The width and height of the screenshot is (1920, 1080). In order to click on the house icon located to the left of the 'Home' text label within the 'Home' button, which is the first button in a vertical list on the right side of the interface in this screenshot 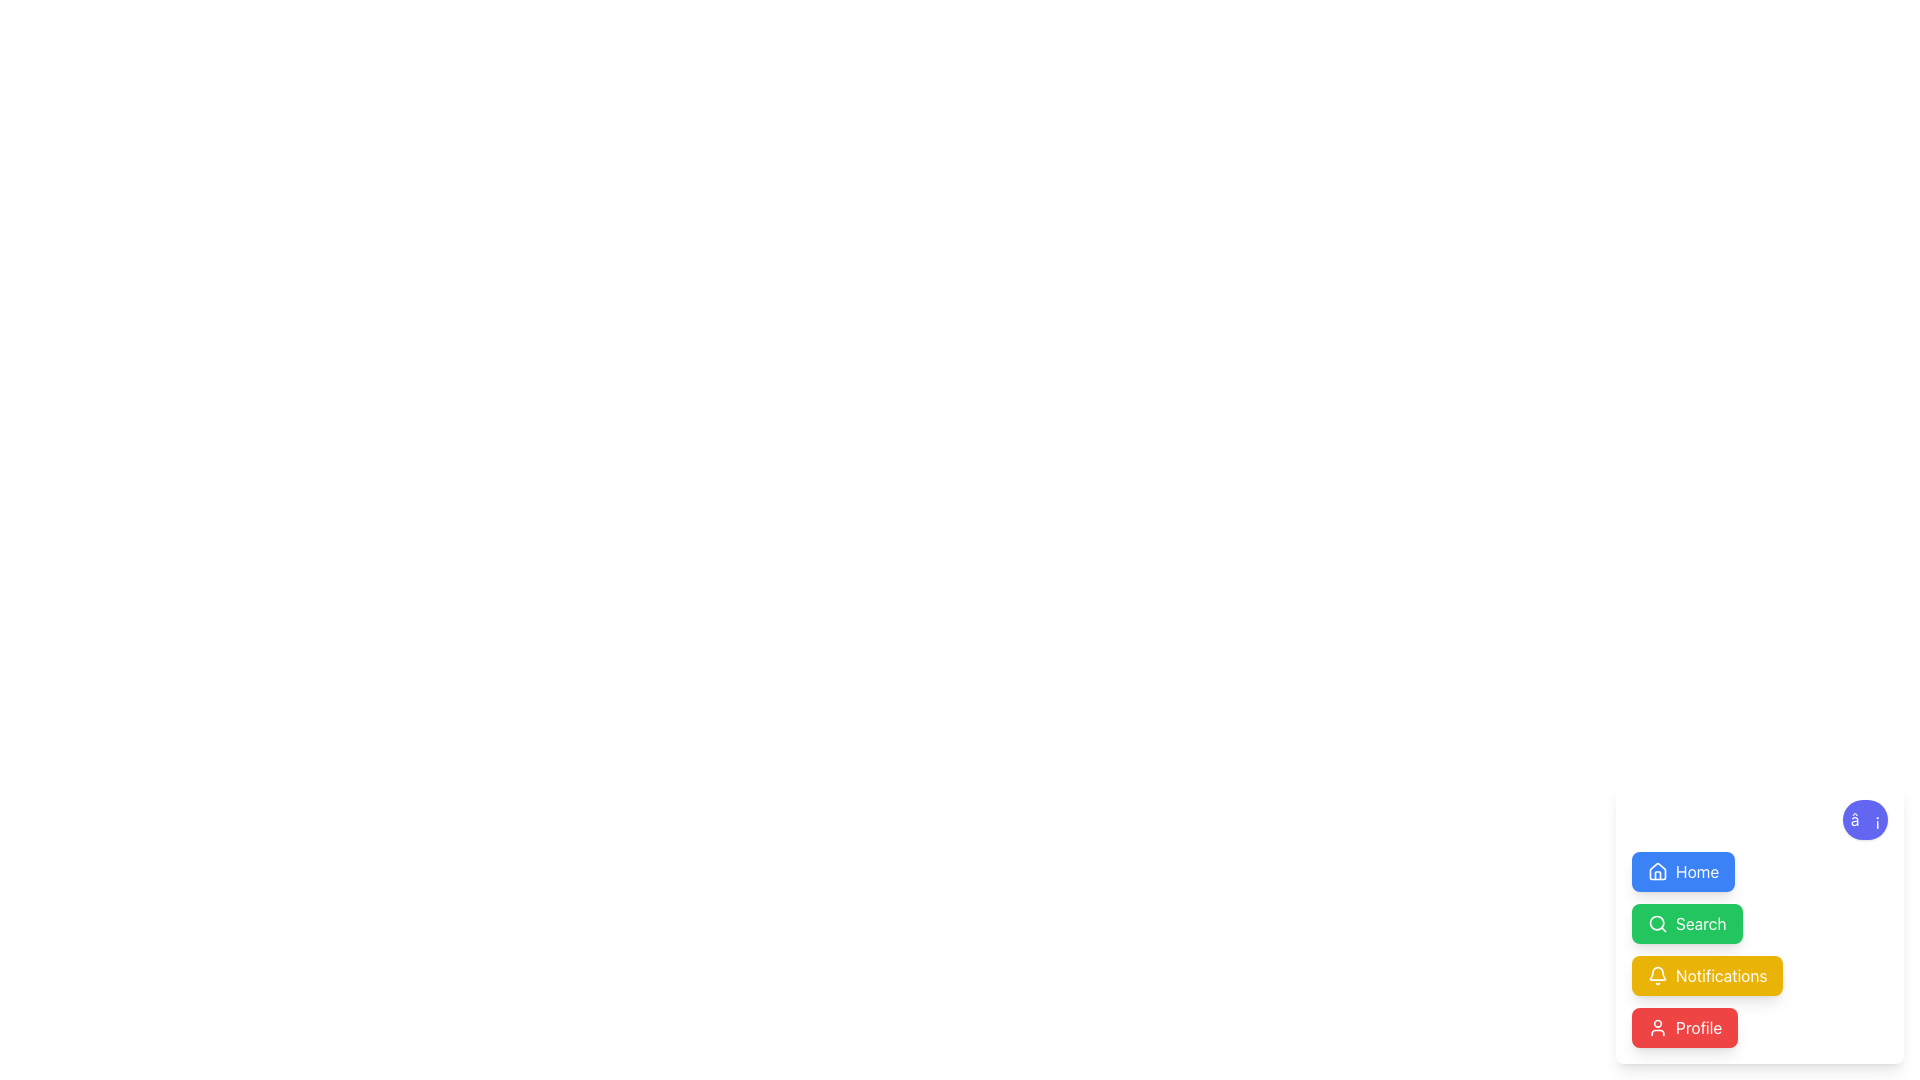, I will do `click(1657, 870)`.